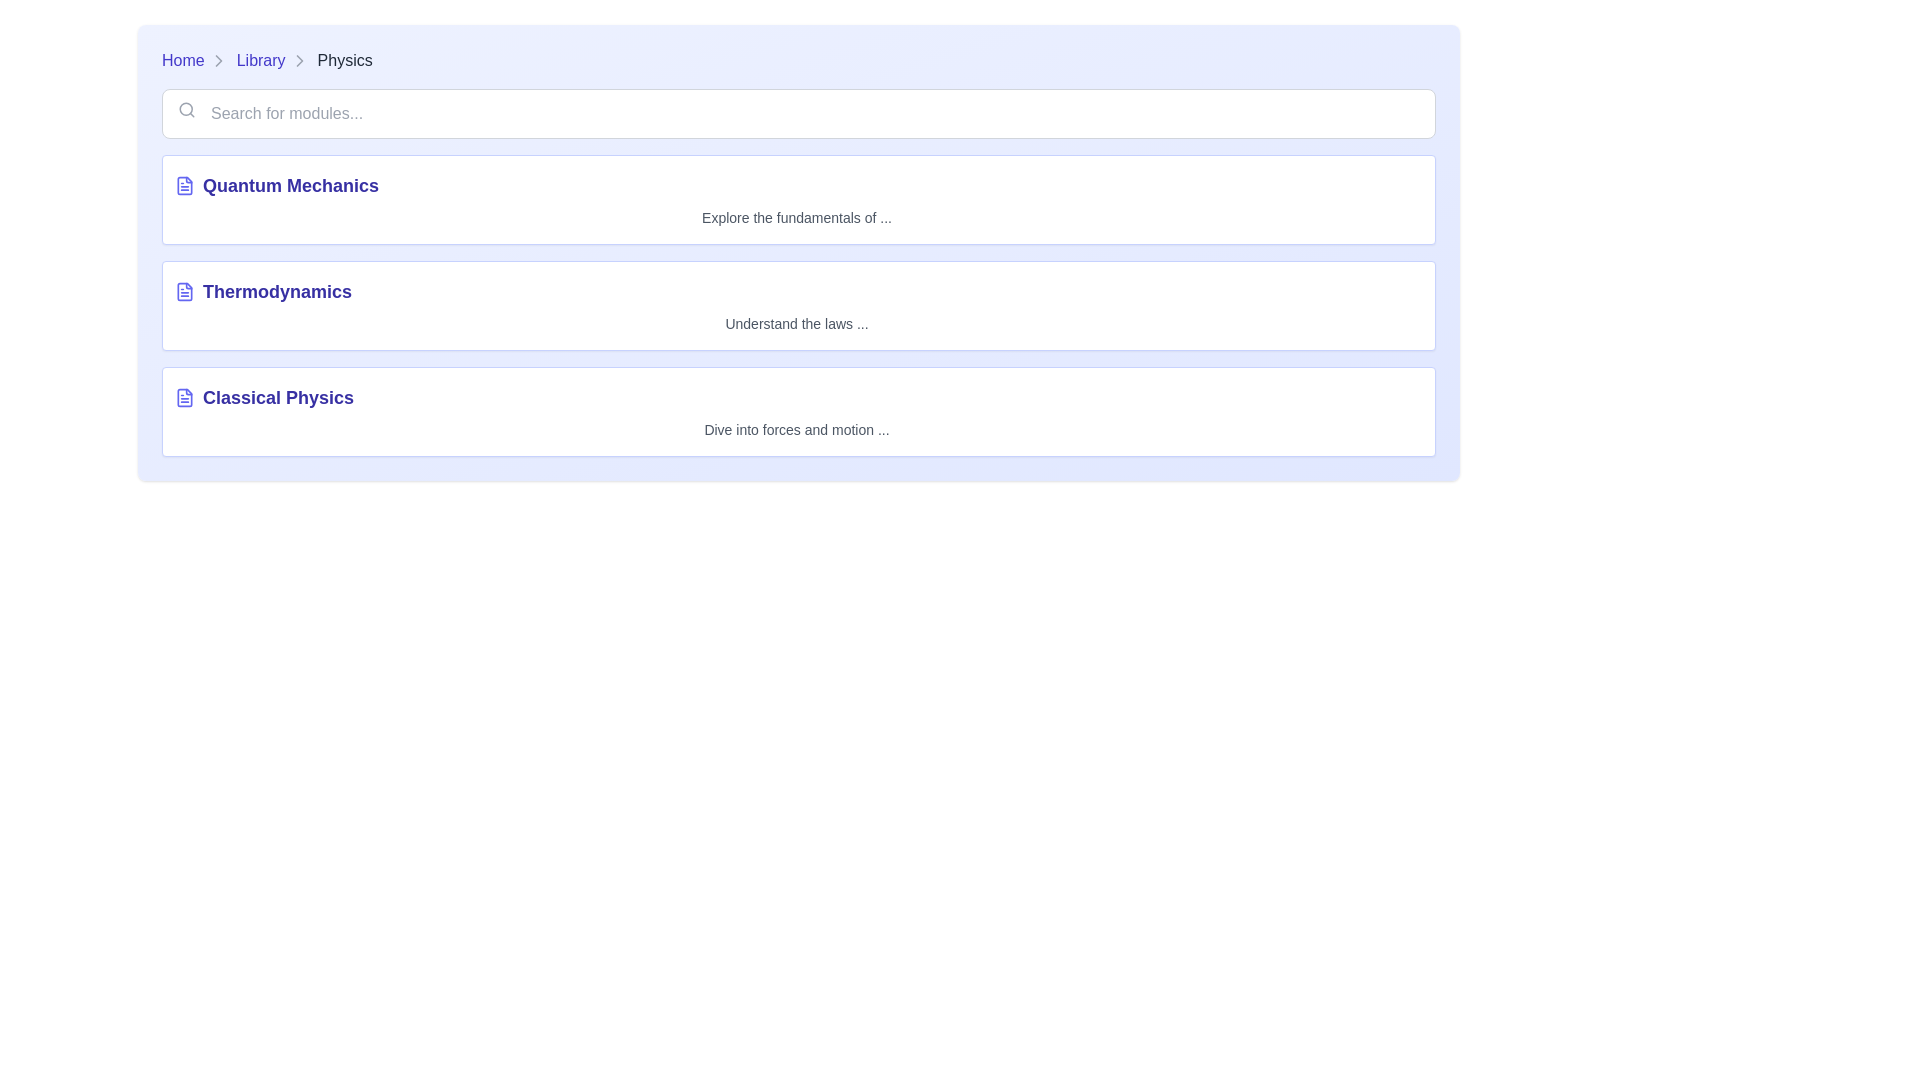 The height and width of the screenshot is (1080, 1920). What do you see at coordinates (185, 397) in the screenshot?
I see `the 'Classical Physics' icon, which serves as a recognizable indicator for users` at bounding box center [185, 397].